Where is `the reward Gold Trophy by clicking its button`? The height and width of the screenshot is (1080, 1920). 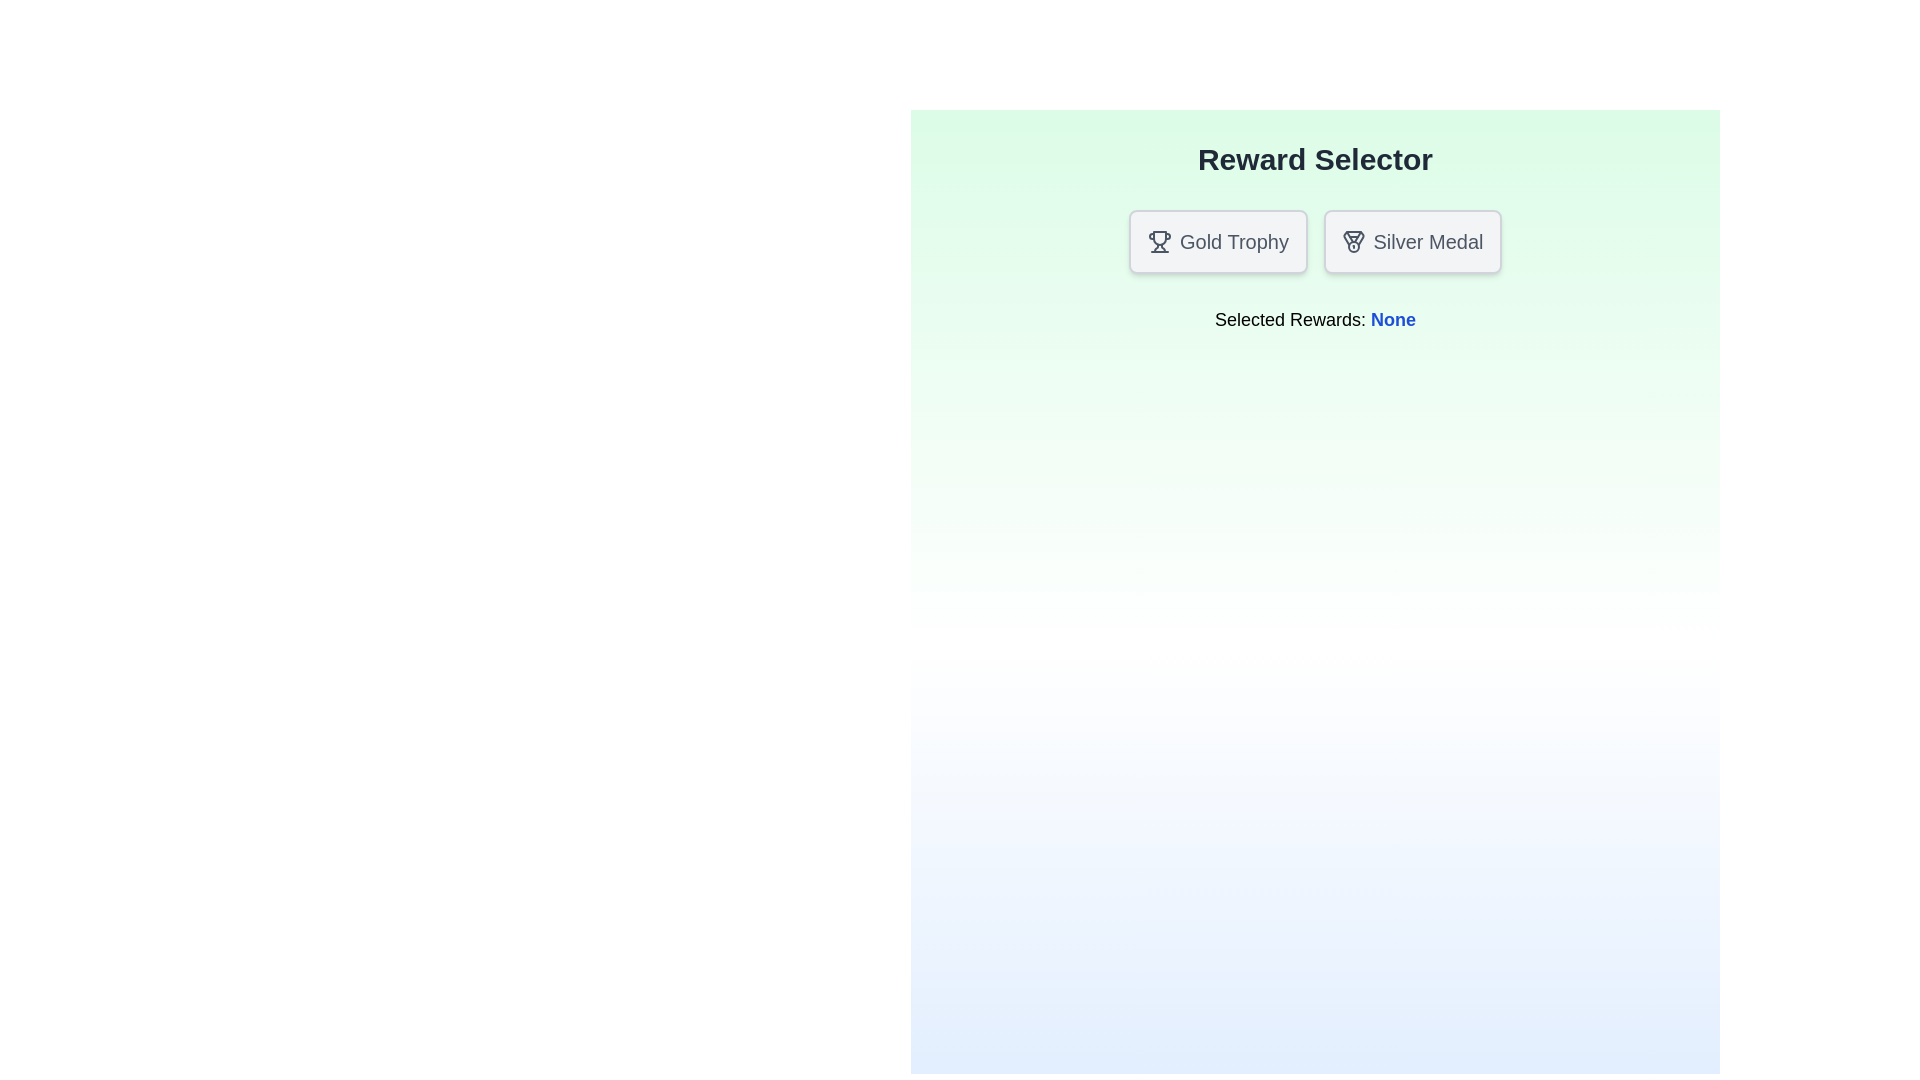 the reward Gold Trophy by clicking its button is located at coordinates (1217, 241).